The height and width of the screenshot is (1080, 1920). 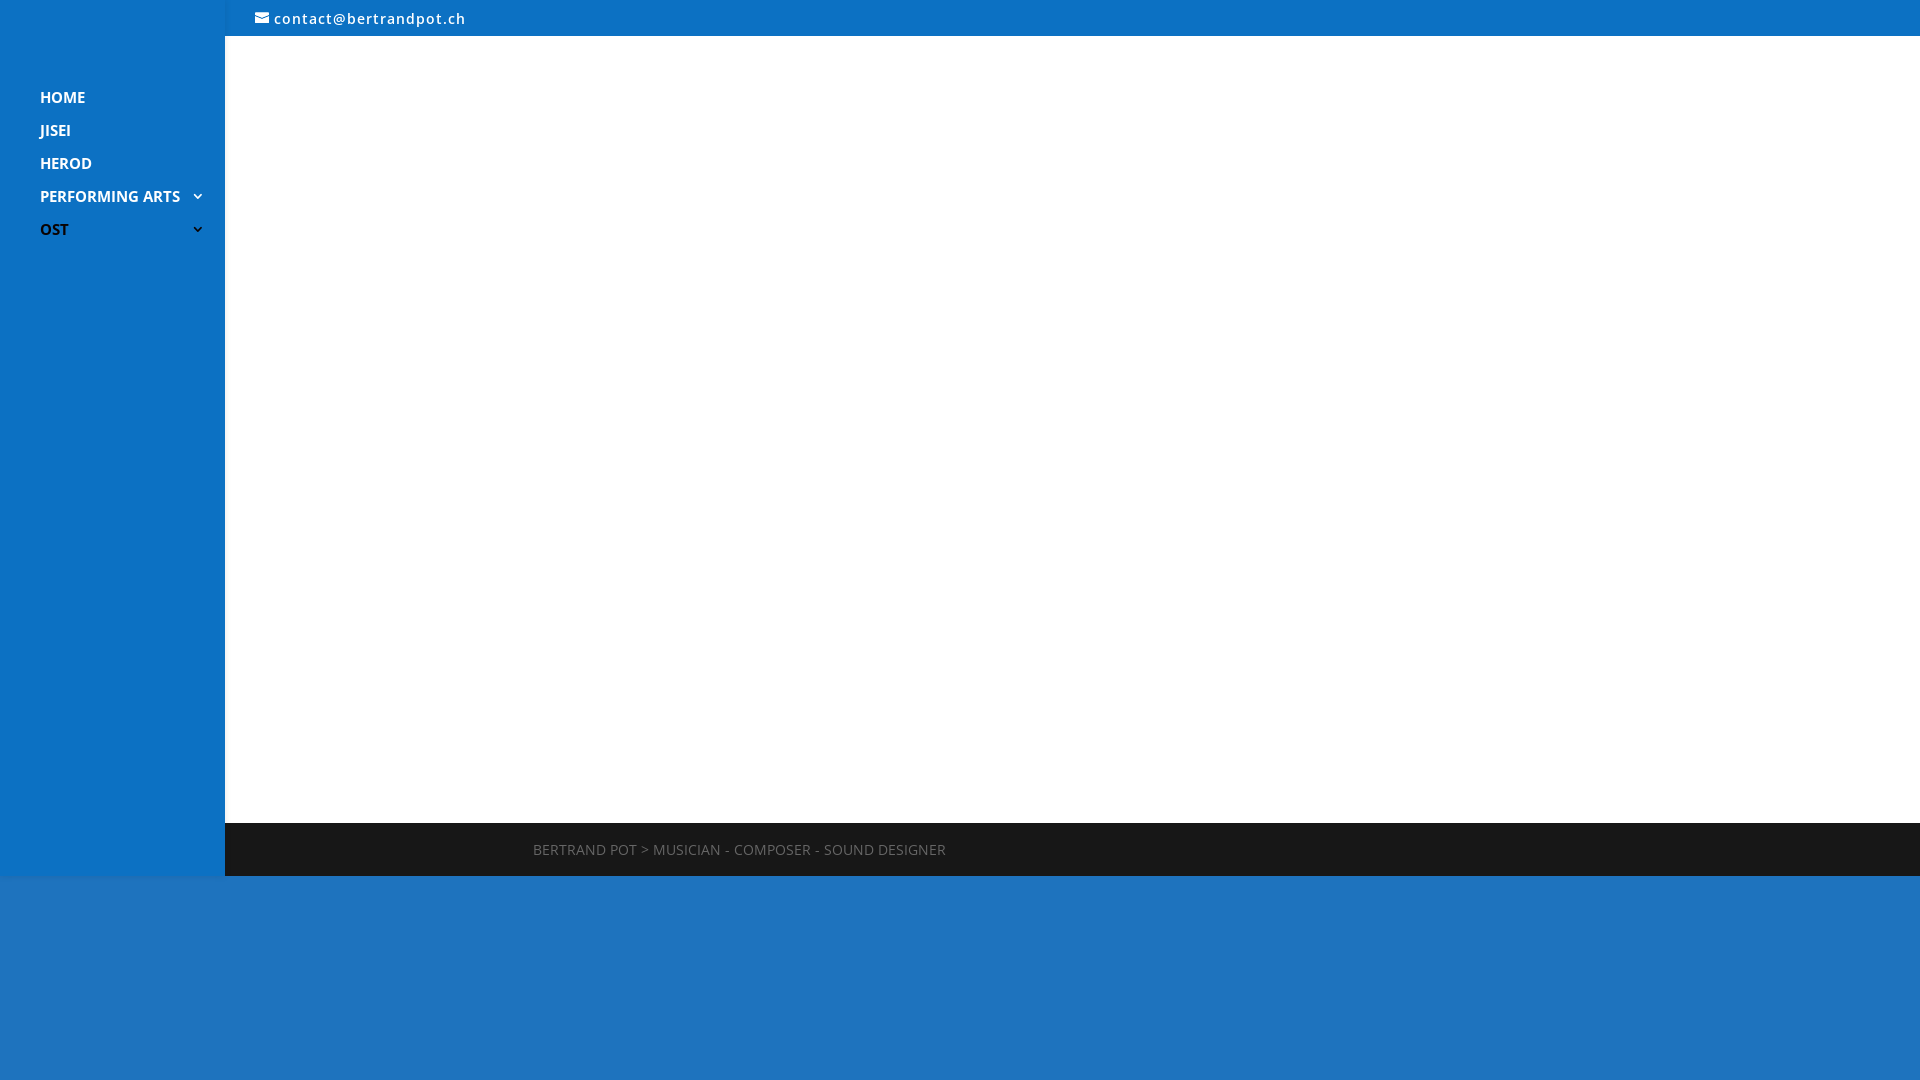 I want to click on 'HEROD', so click(x=39, y=171).